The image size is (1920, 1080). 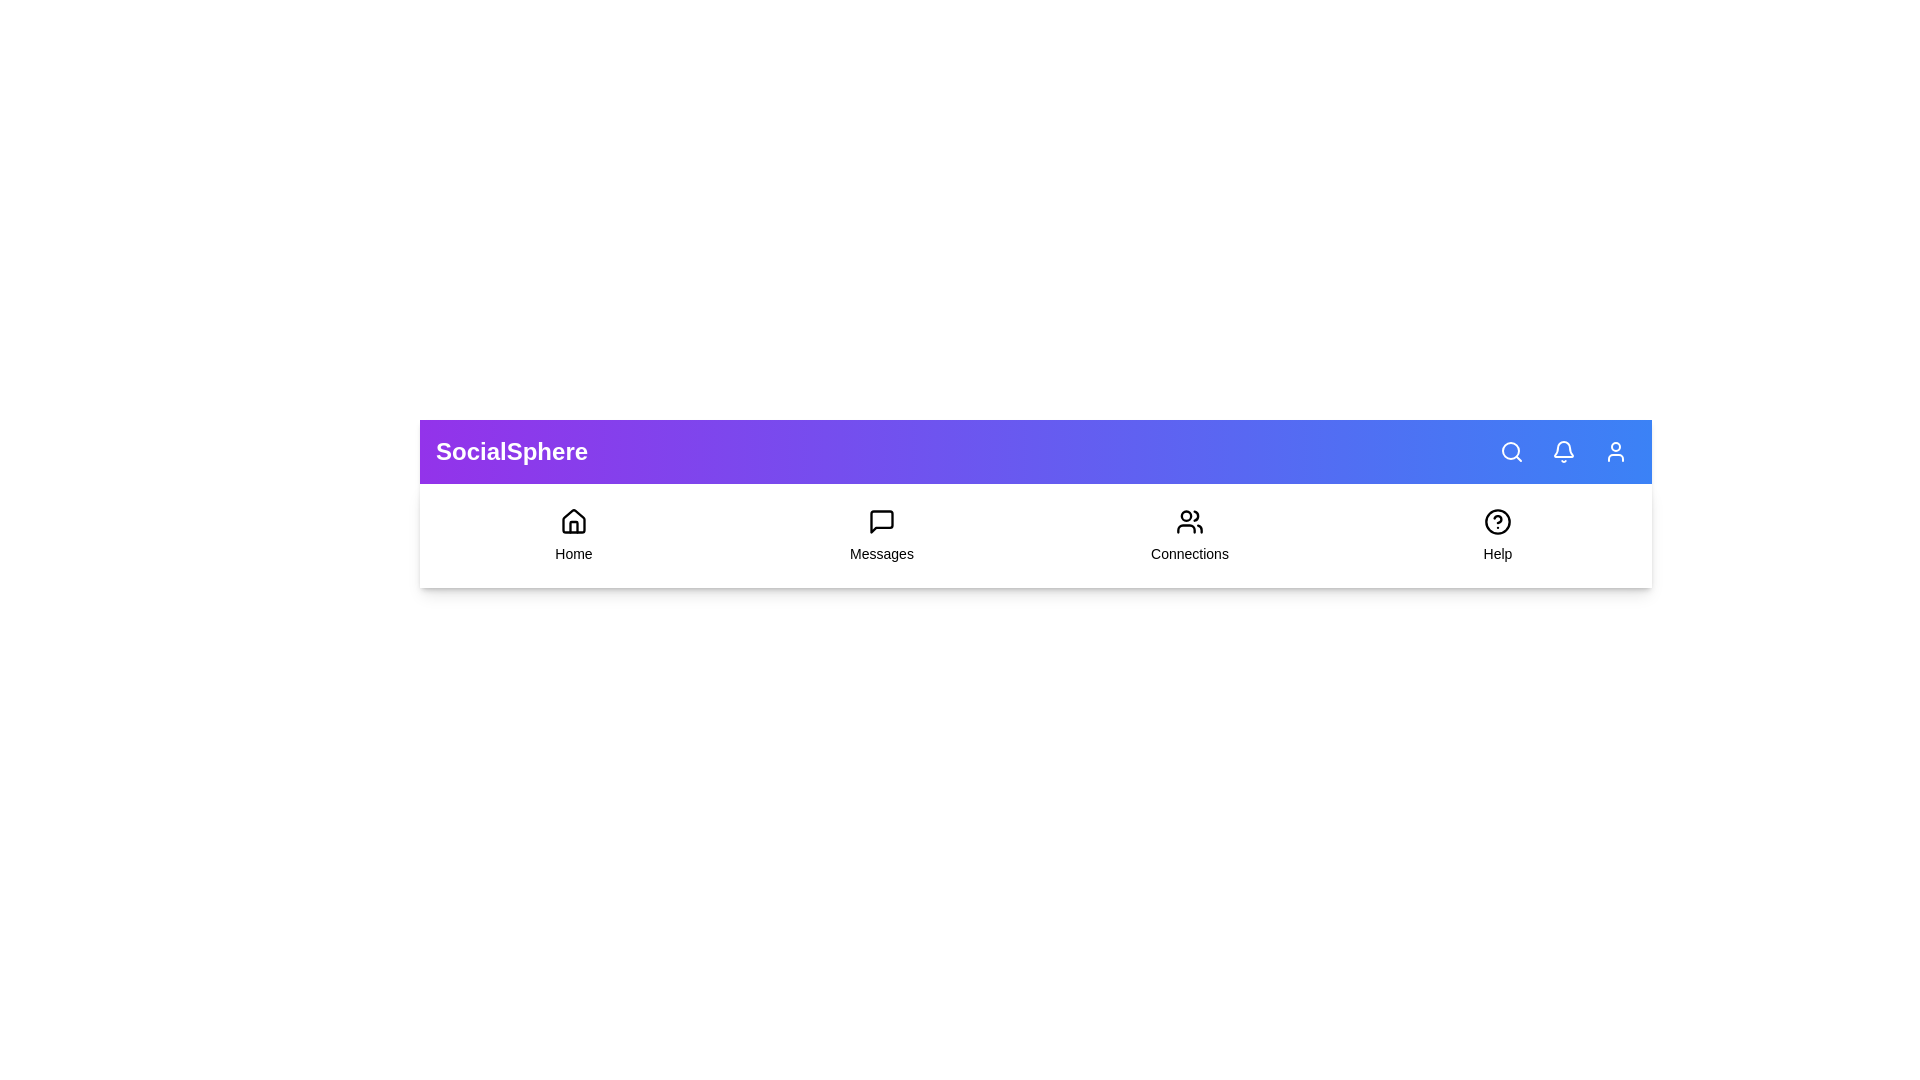 What do you see at coordinates (1190, 535) in the screenshot?
I see `the 'Connections' menu item` at bounding box center [1190, 535].